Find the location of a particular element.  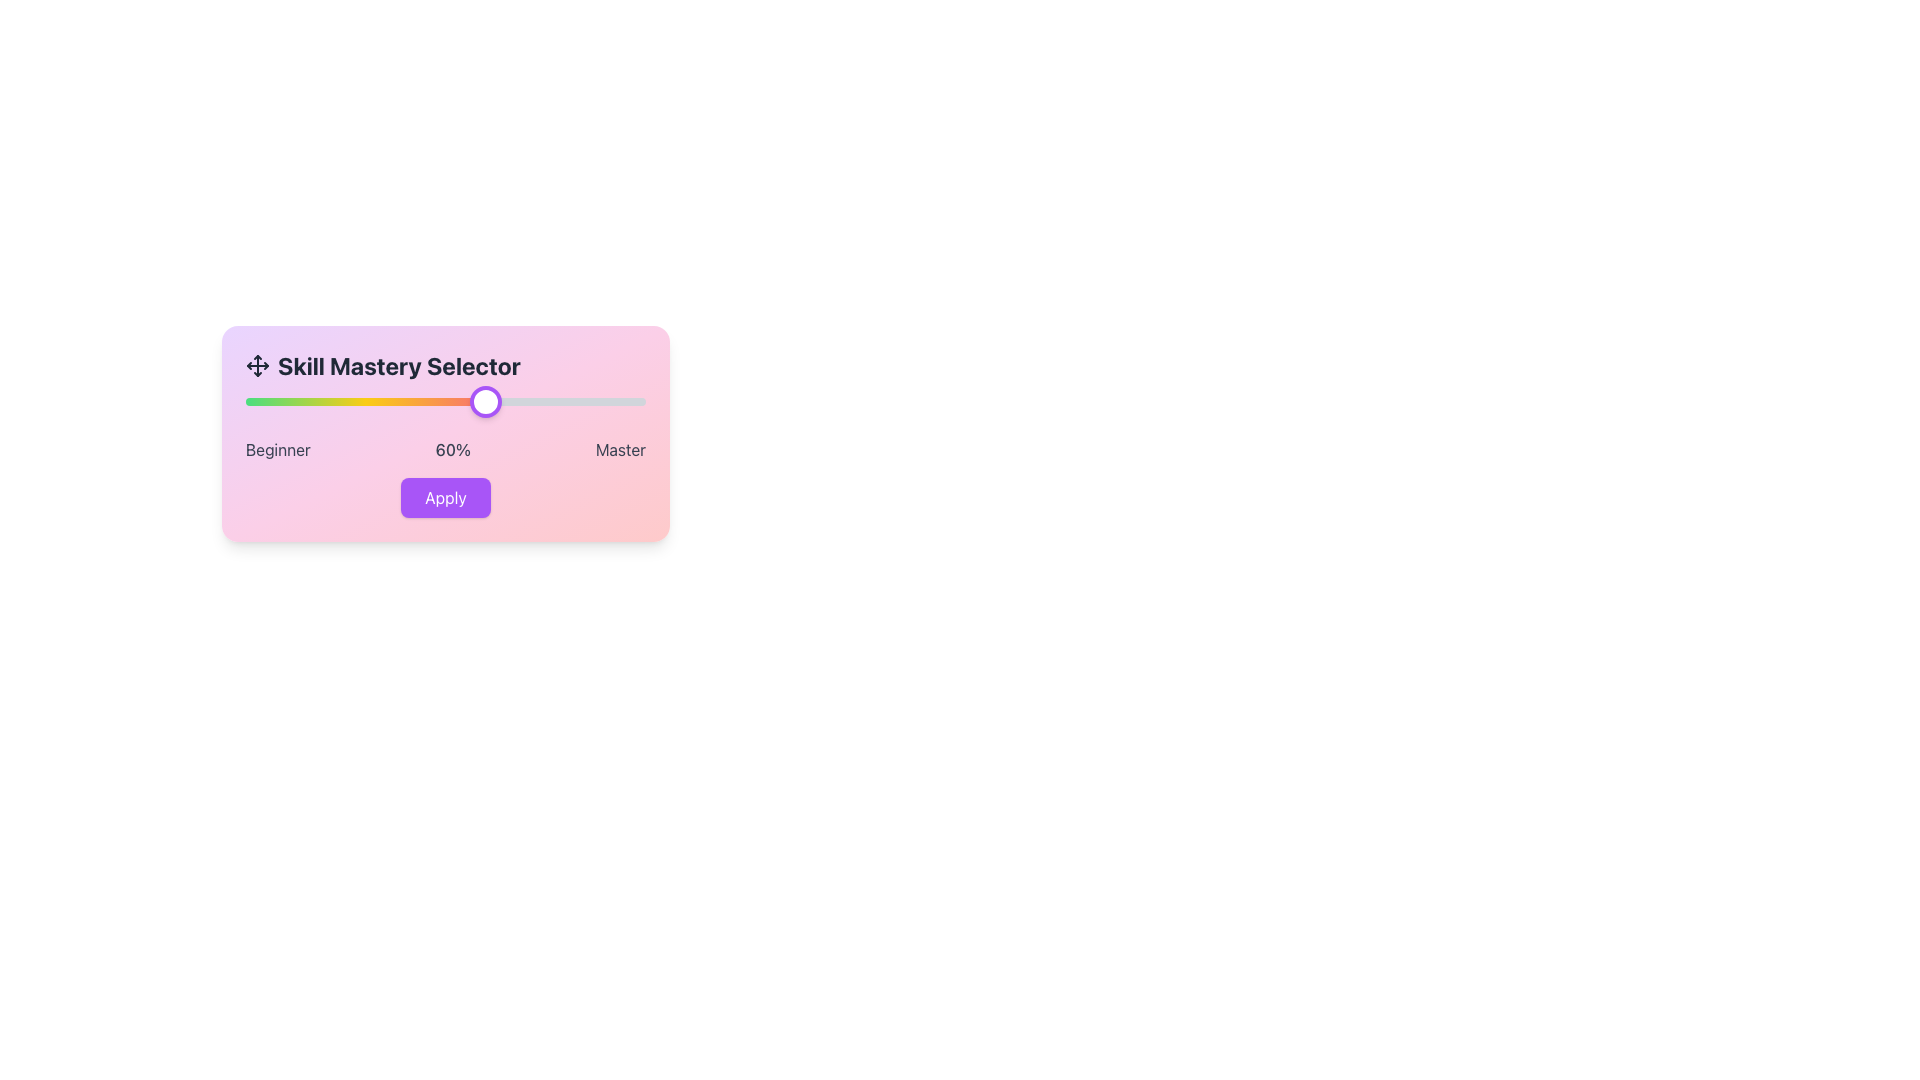

the skill mastery level is located at coordinates (341, 401).